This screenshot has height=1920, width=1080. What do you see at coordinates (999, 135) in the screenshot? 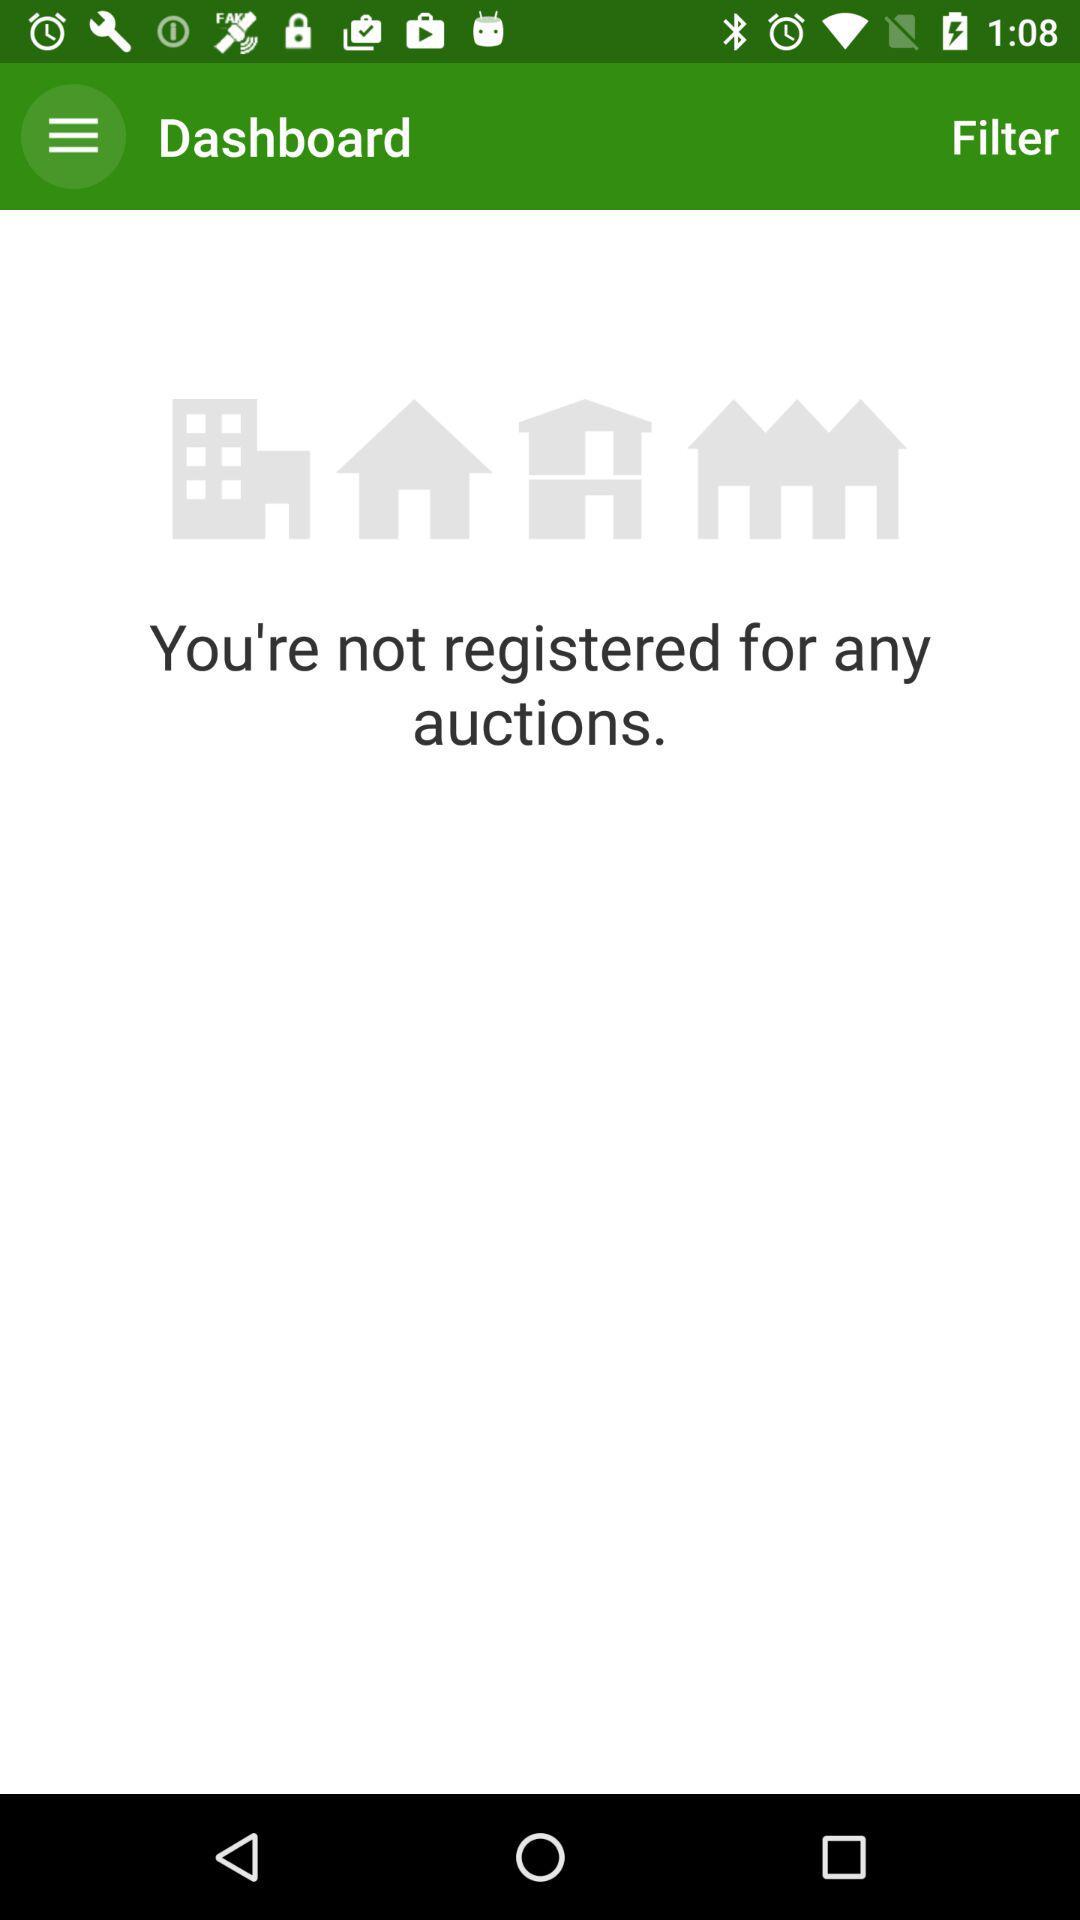
I see `item above the you re not icon` at bounding box center [999, 135].